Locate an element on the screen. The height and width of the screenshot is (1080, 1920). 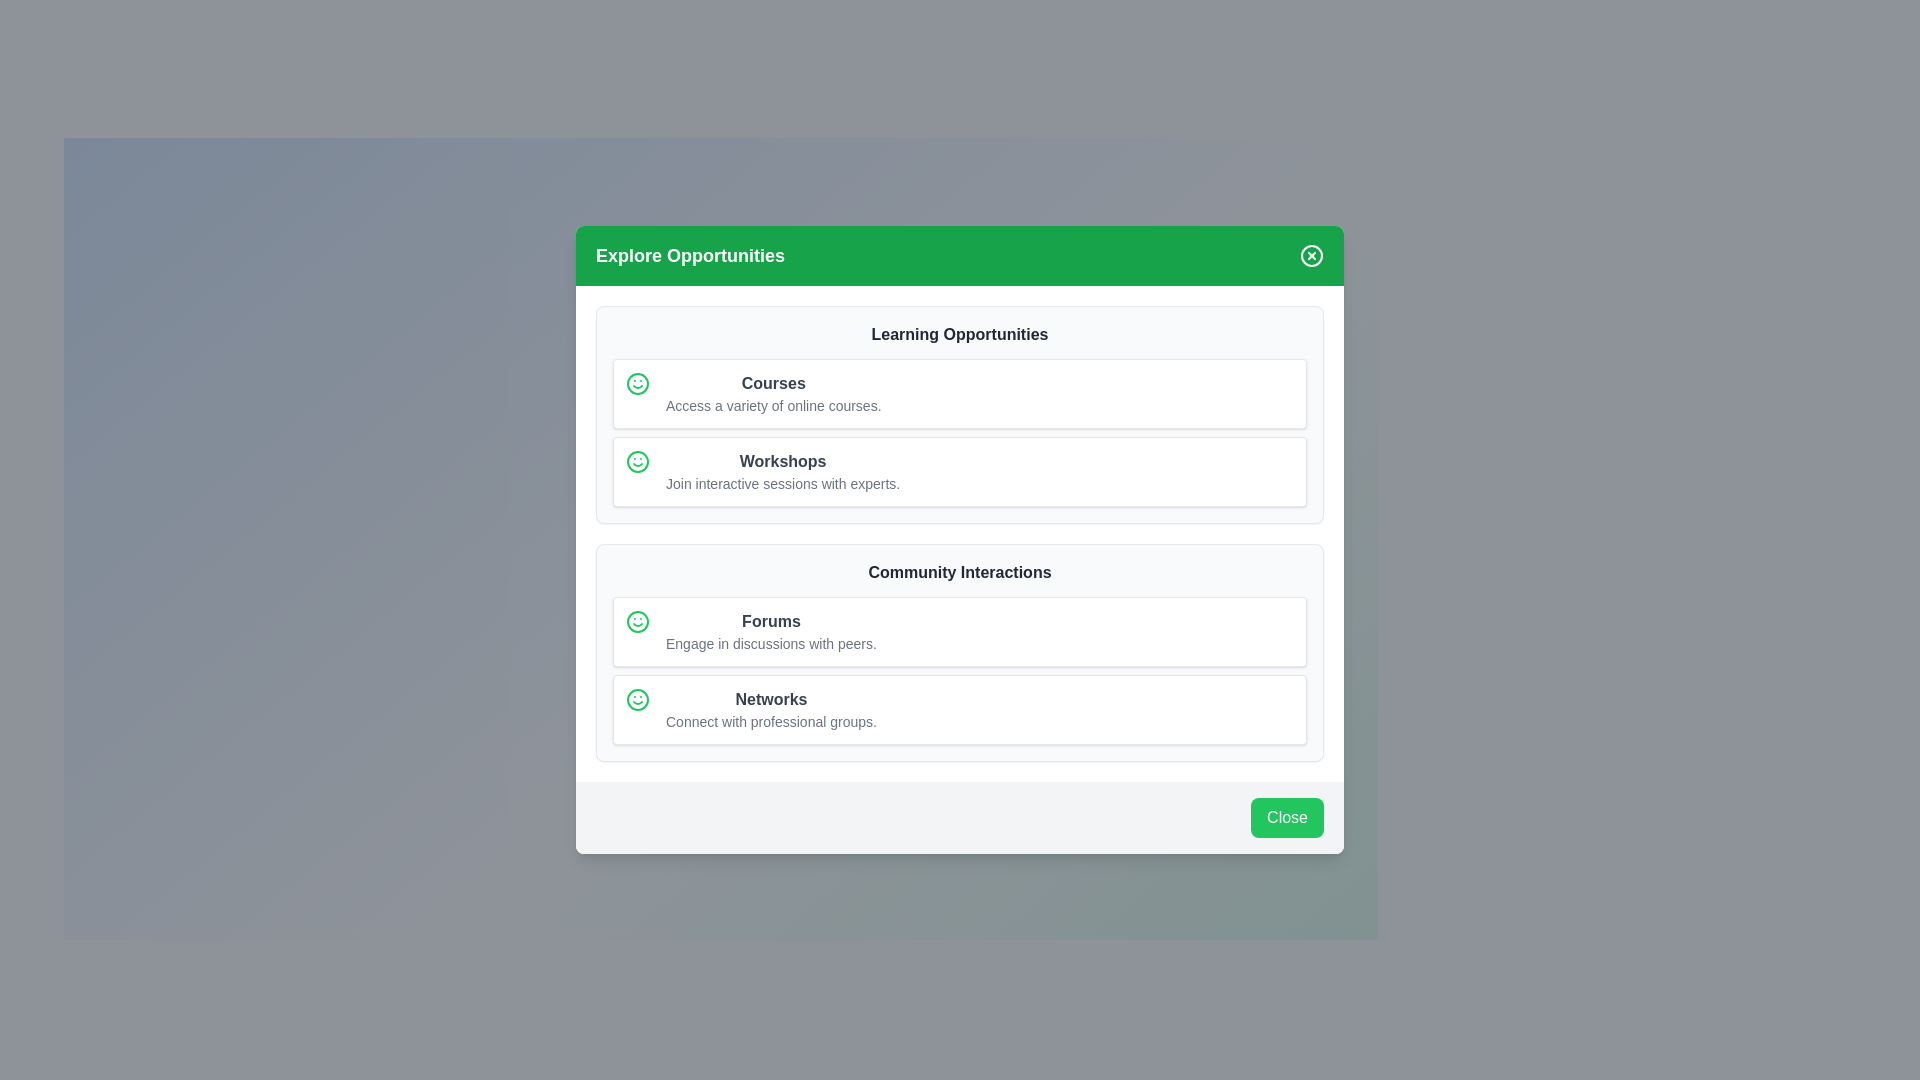
the positivity icon located to the left of the 'Courses' text in the 'Learning Opportunities' module card interface is located at coordinates (637, 620).